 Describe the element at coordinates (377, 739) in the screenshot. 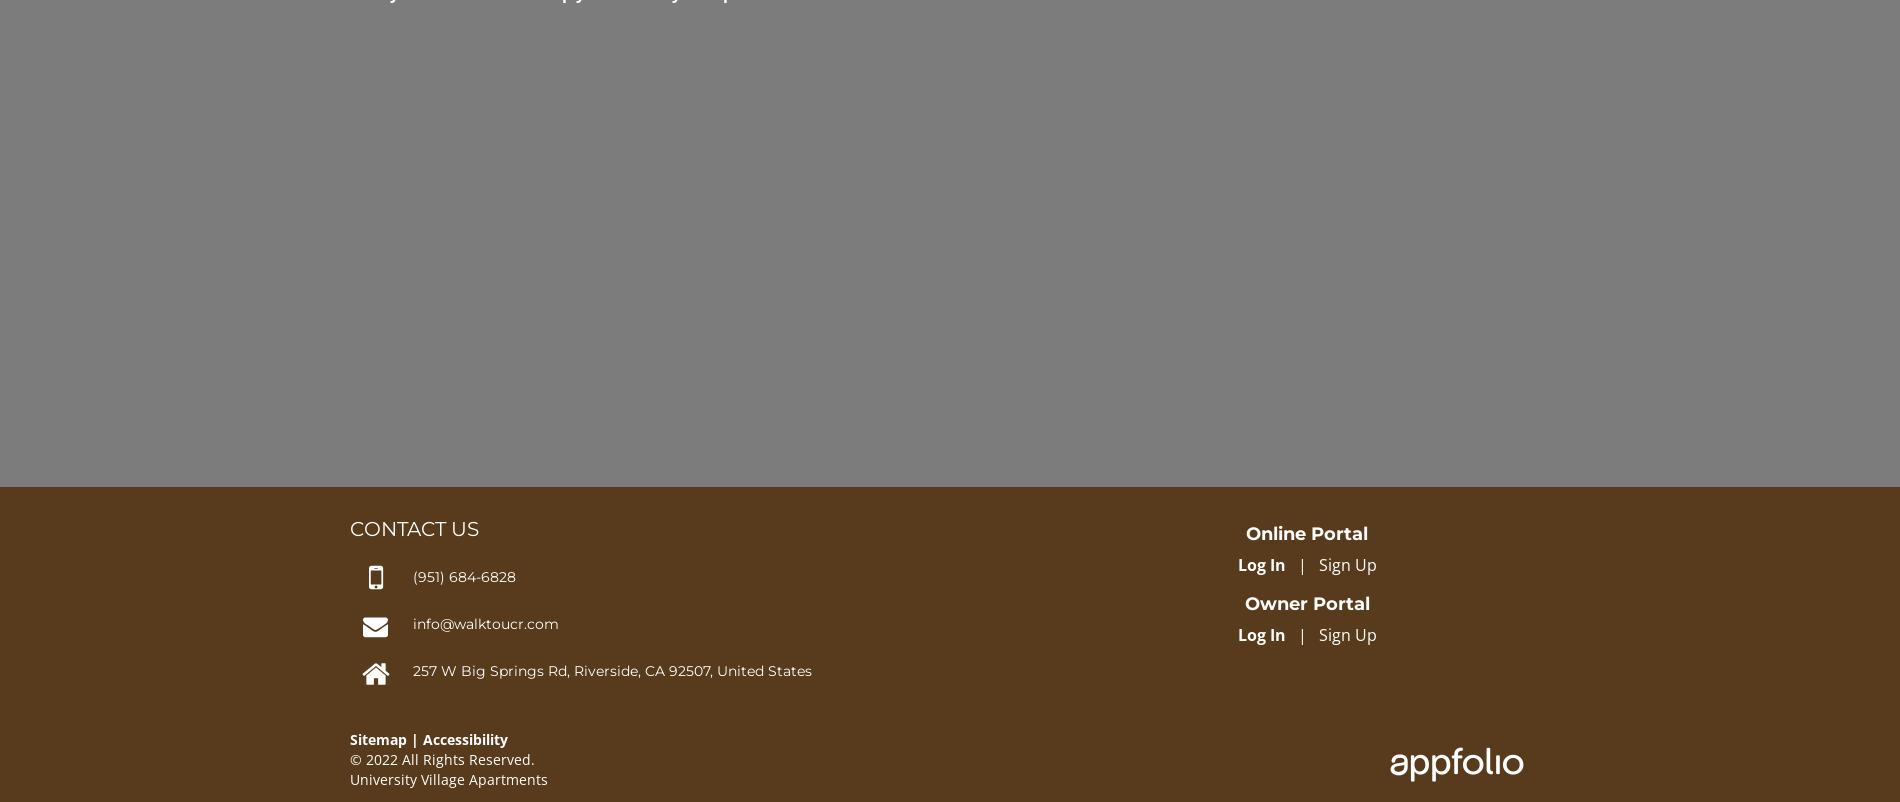

I see `'Sitemap'` at that location.